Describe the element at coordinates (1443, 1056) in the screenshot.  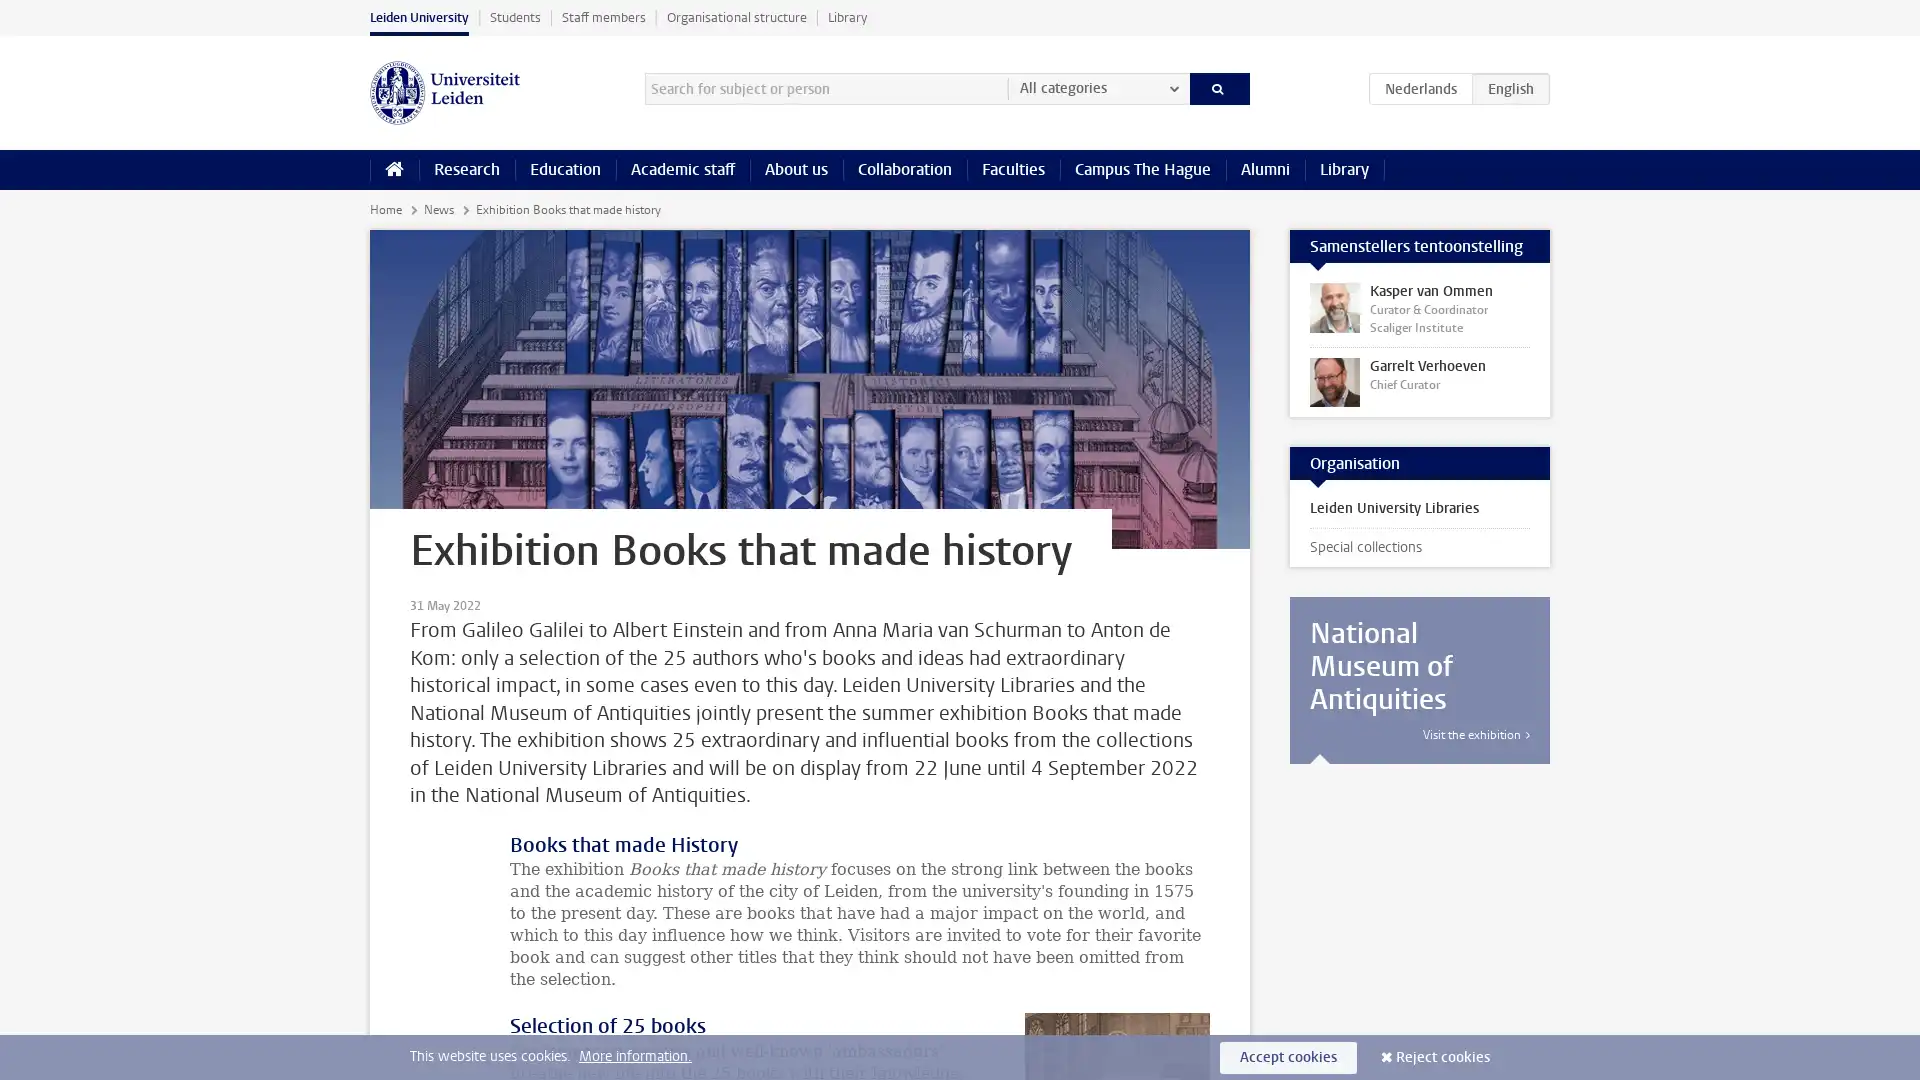
I see `Reject cookies` at that location.